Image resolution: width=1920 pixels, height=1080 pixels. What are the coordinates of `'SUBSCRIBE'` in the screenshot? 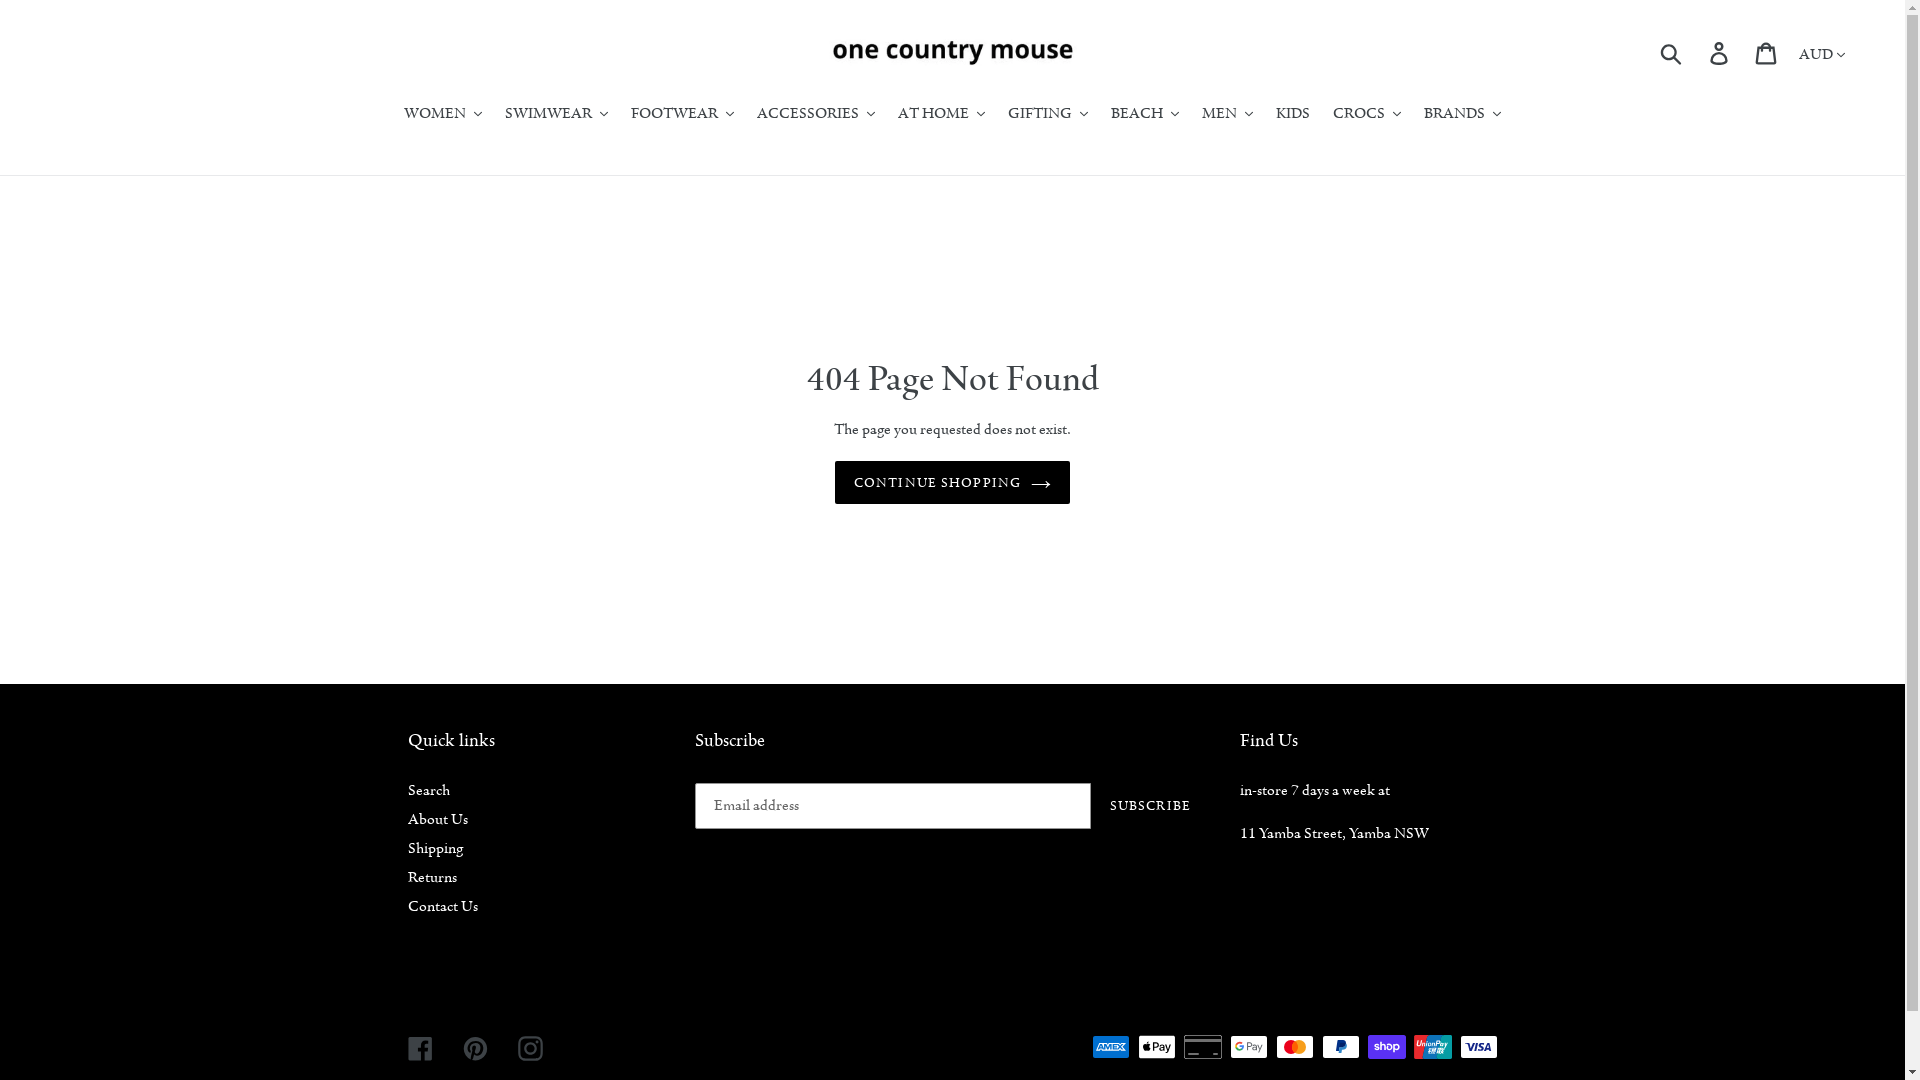 It's located at (1089, 805).